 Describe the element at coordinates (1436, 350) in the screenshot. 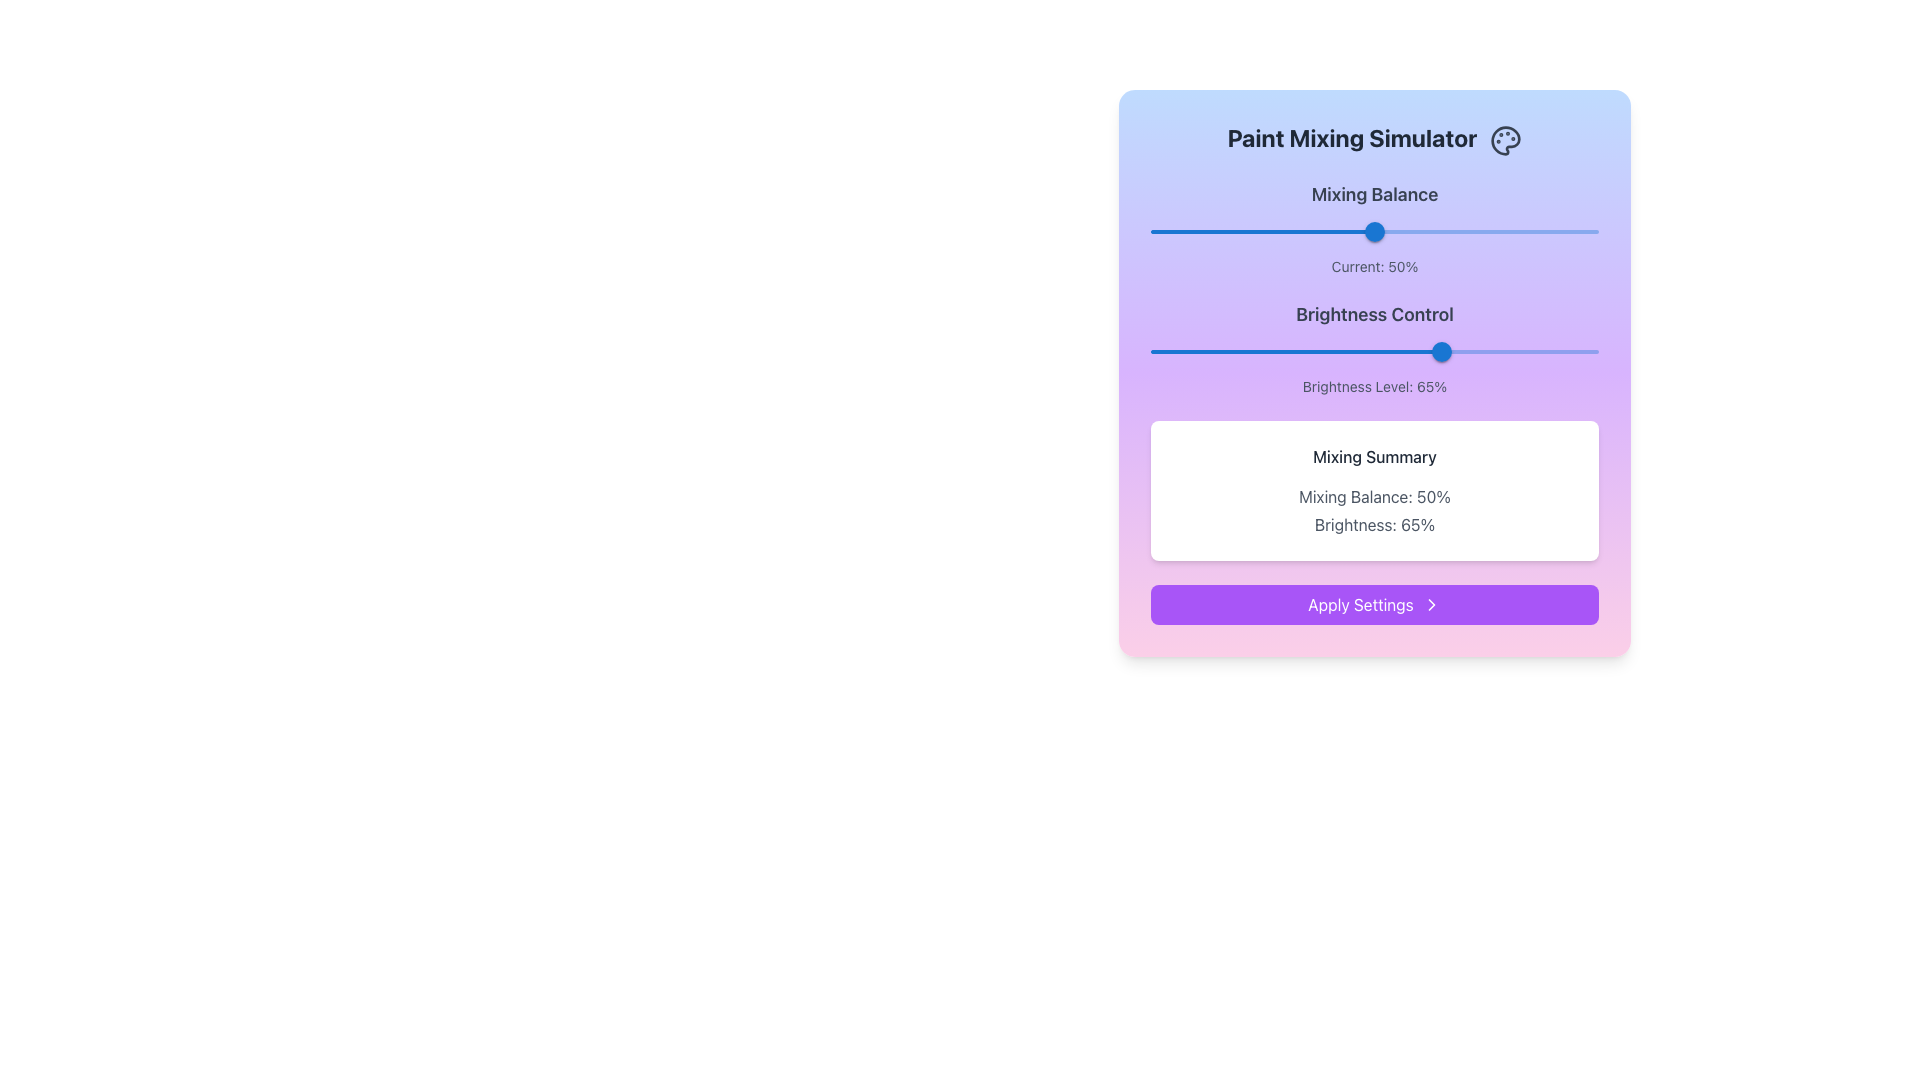

I see `the brightness level` at that location.